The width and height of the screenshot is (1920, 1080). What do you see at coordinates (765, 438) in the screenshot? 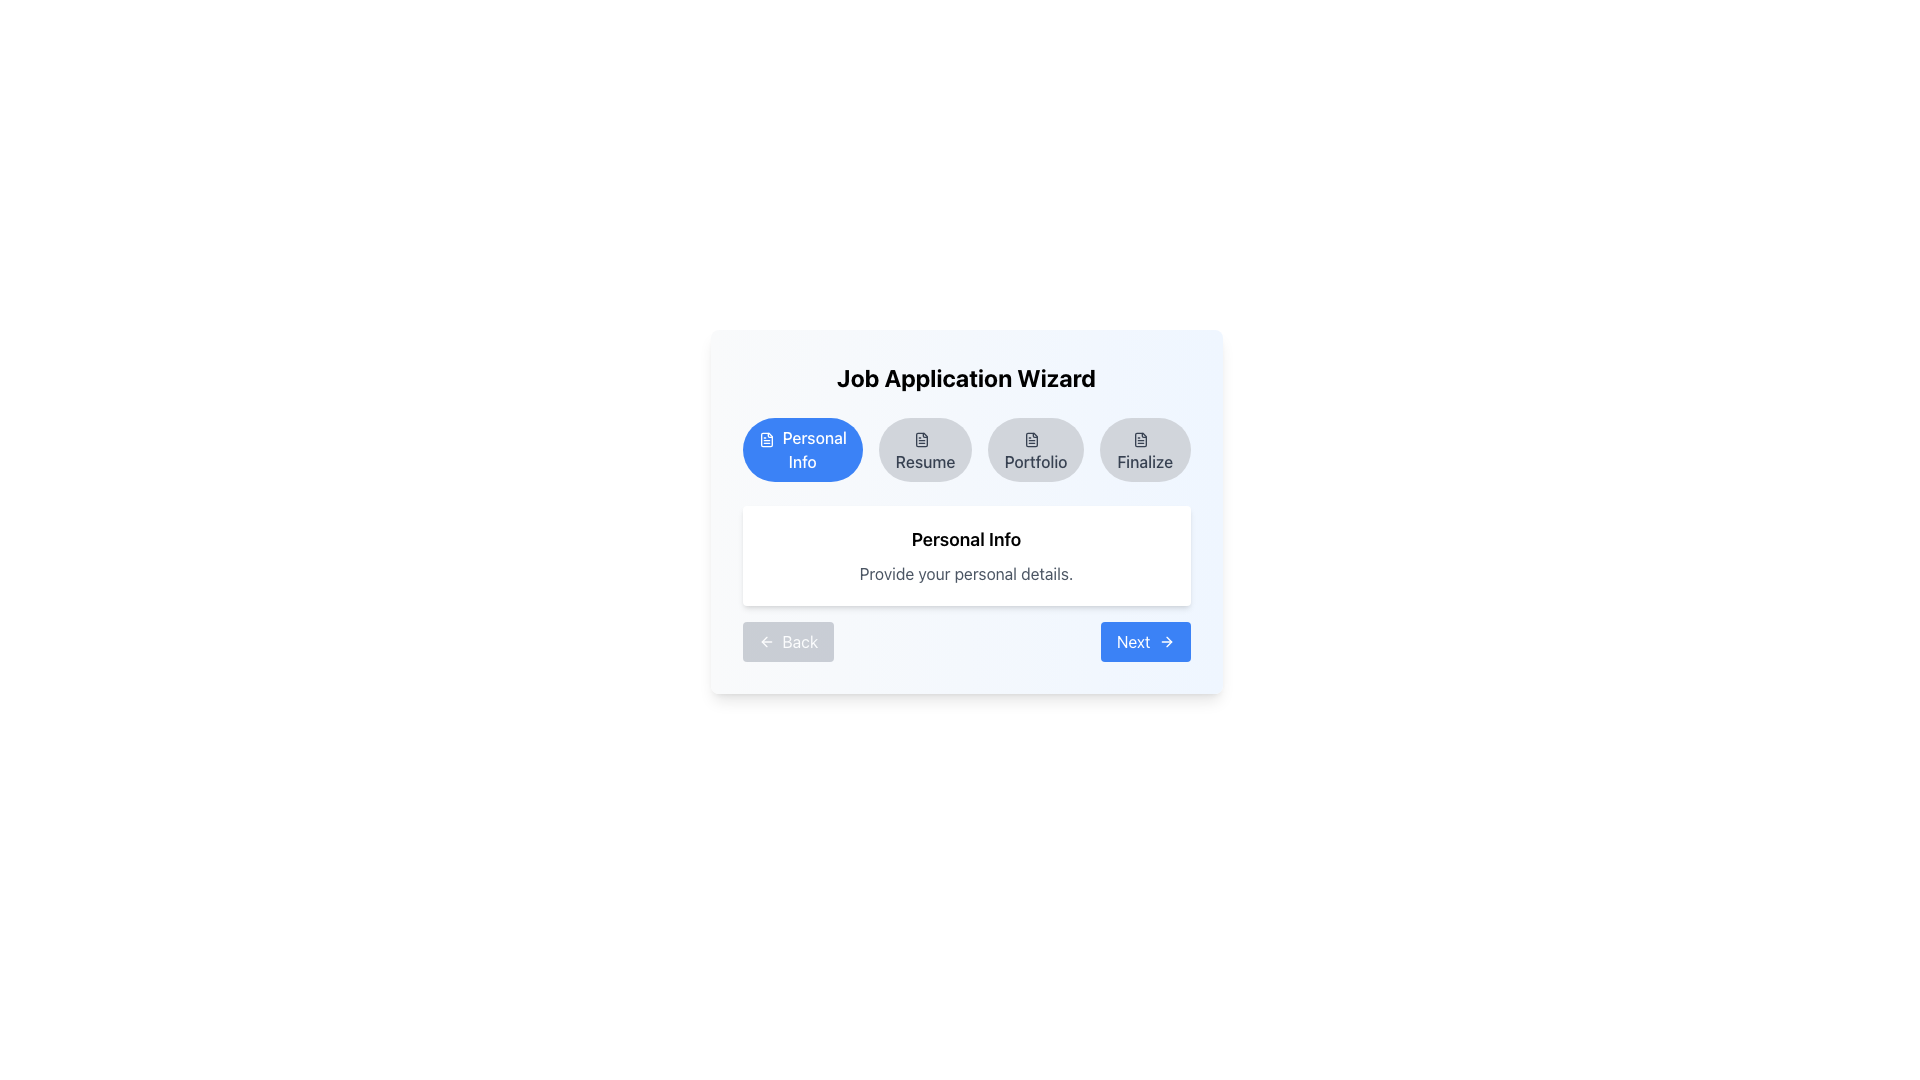
I see `the small document icon located to the left of the 'Personal Info' text within the first rounded blue button in the top navigation bar for interaction` at bounding box center [765, 438].